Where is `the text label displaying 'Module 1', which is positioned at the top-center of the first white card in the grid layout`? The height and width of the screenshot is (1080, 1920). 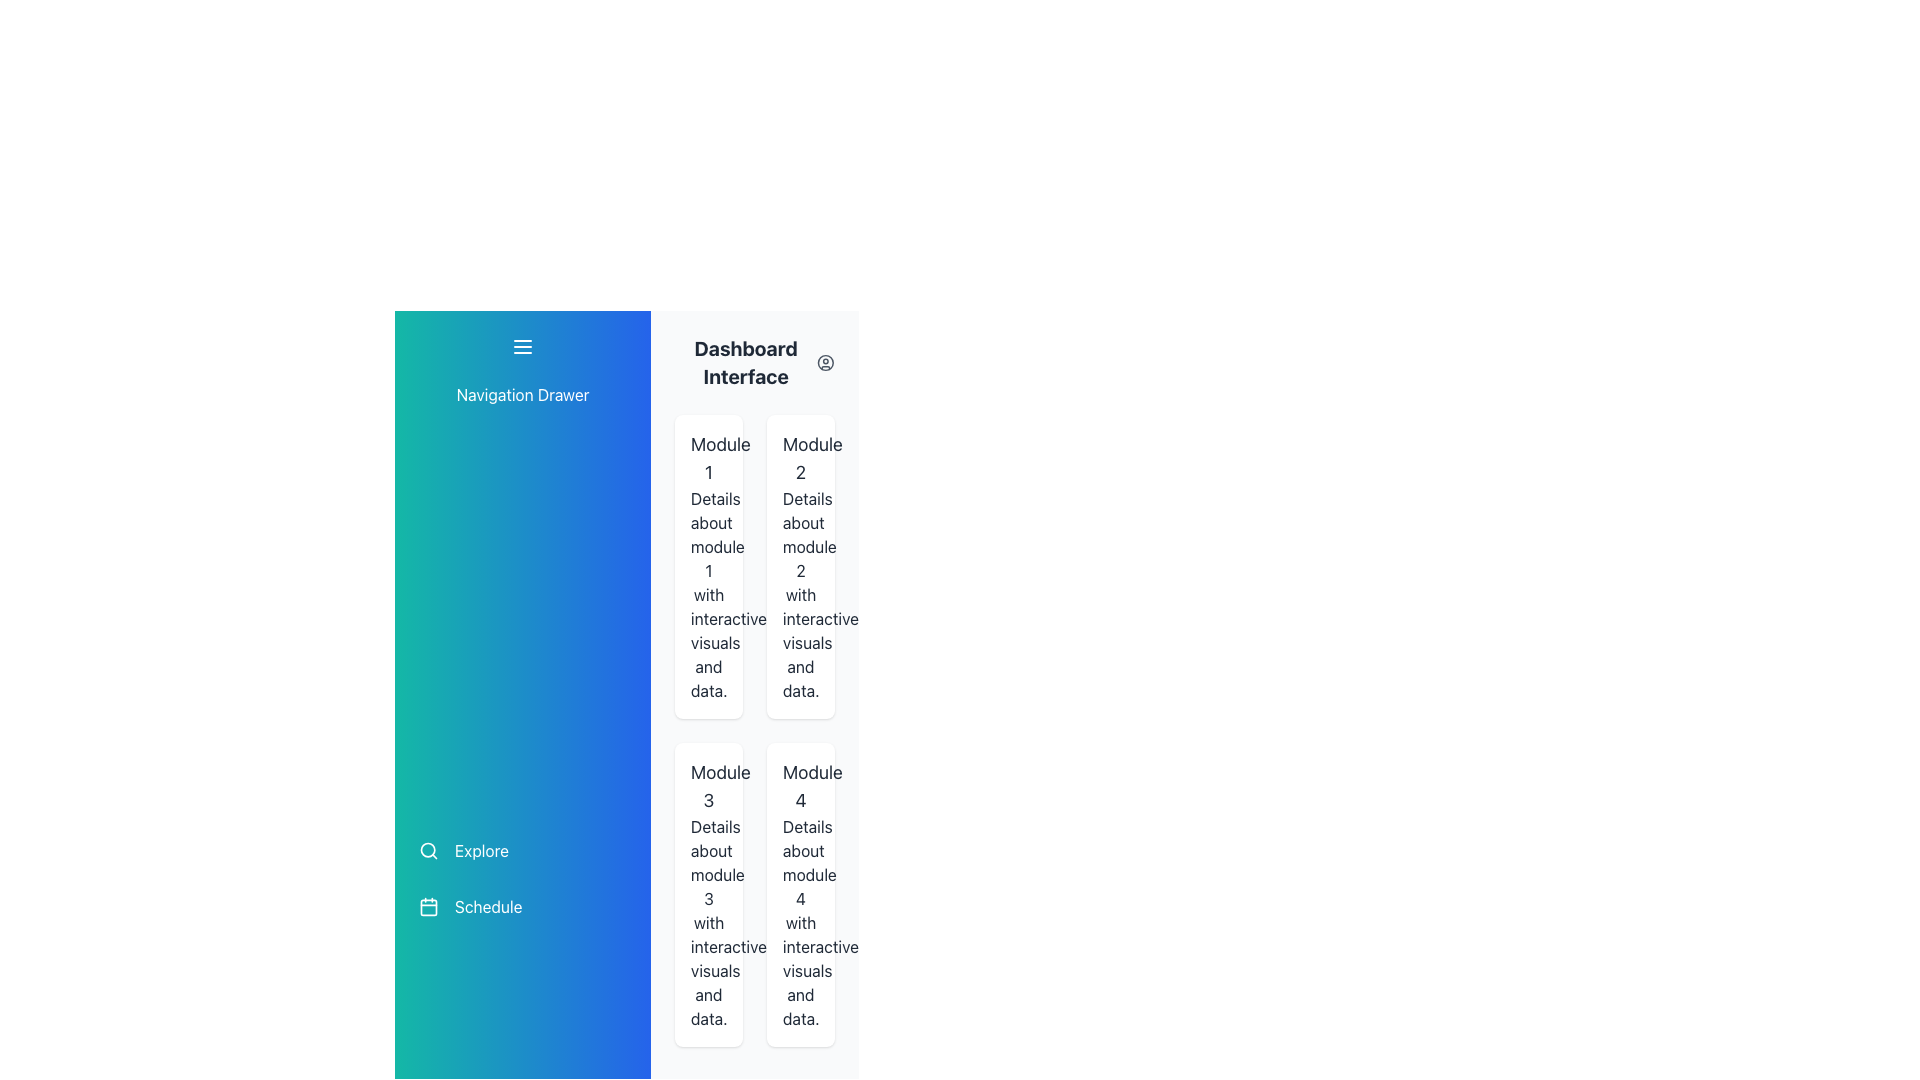 the text label displaying 'Module 1', which is positioned at the top-center of the first white card in the grid layout is located at coordinates (709, 459).